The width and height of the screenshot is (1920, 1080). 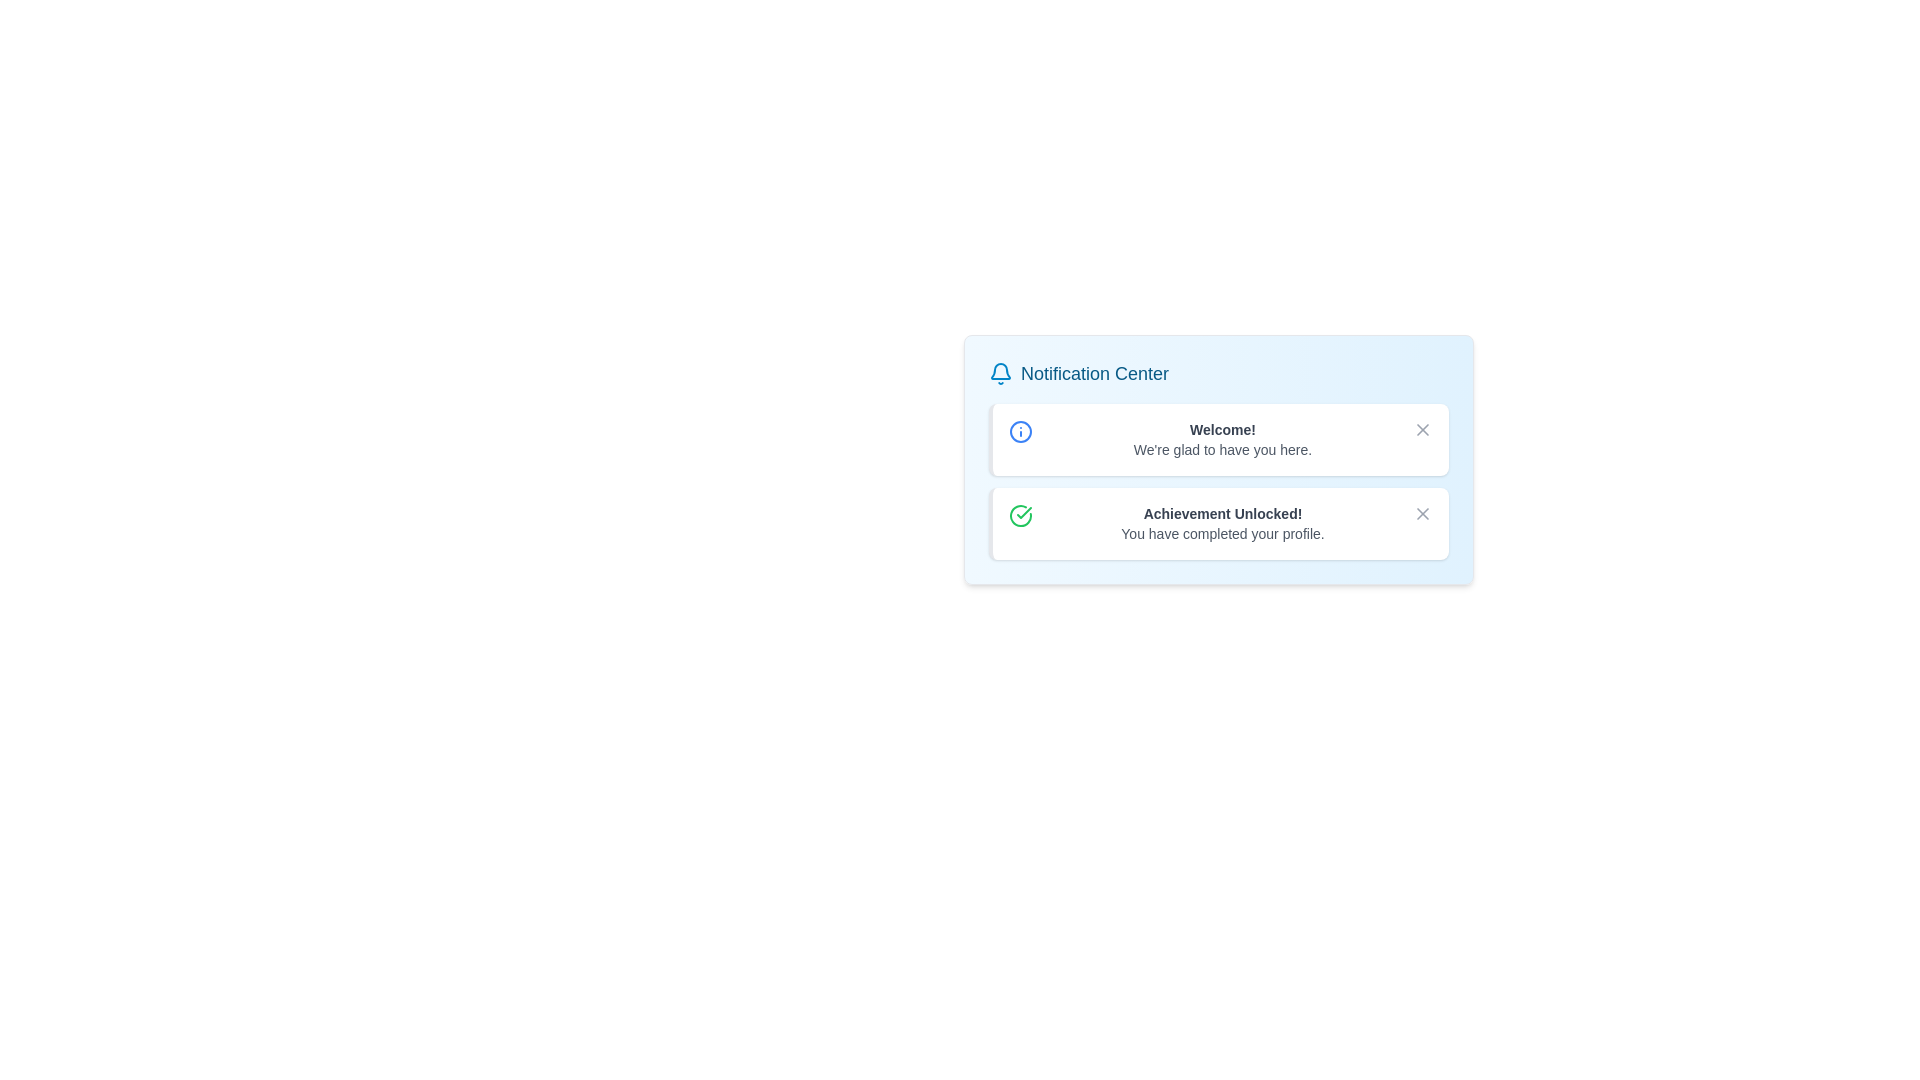 I want to click on the close button icon (X) located at the upper-right corner of the notification box that says 'Welcome! We’re glad to have you here.' to change its color to red, so click(x=1421, y=428).